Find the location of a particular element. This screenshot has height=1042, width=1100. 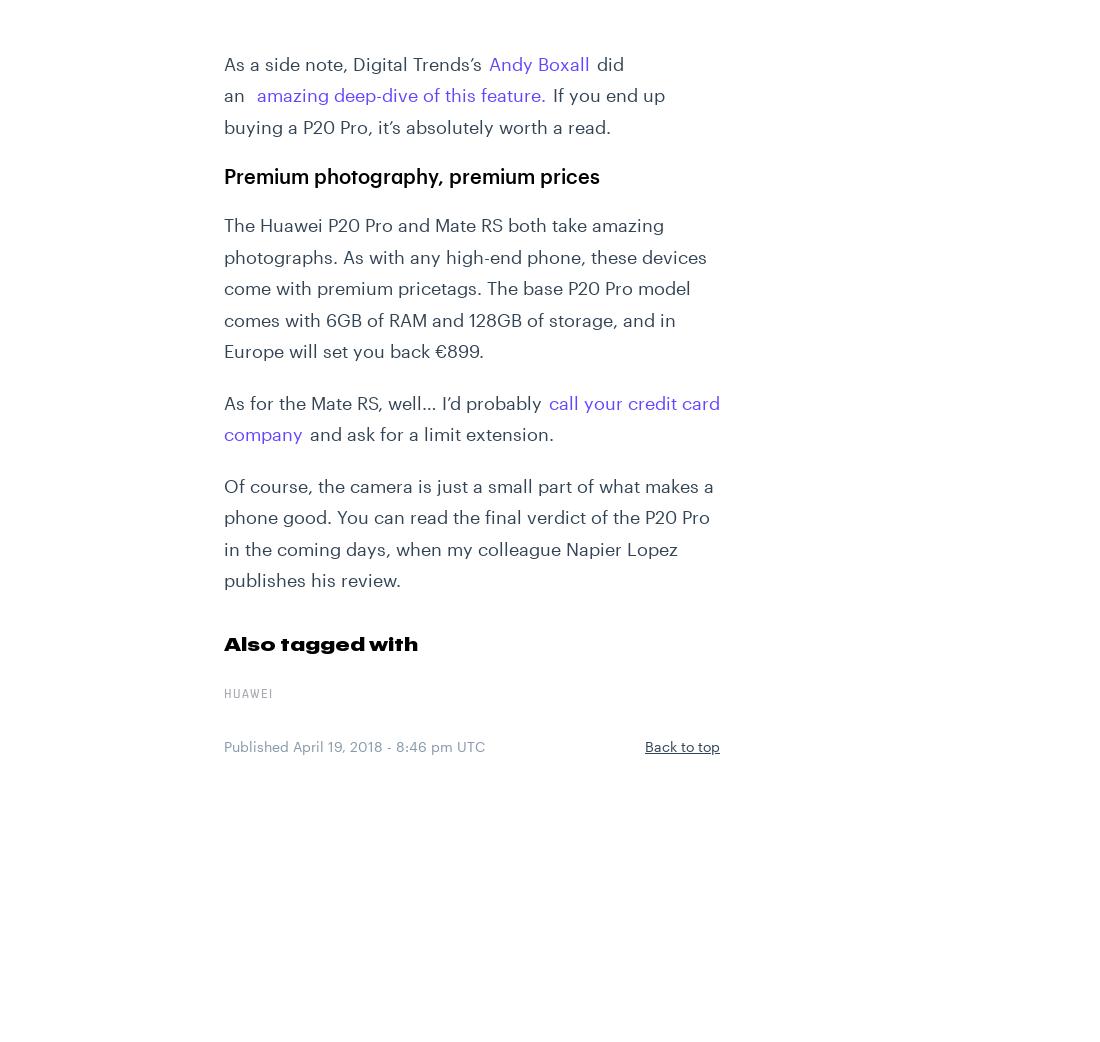

'Also tagged with' is located at coordinates (319, 642).